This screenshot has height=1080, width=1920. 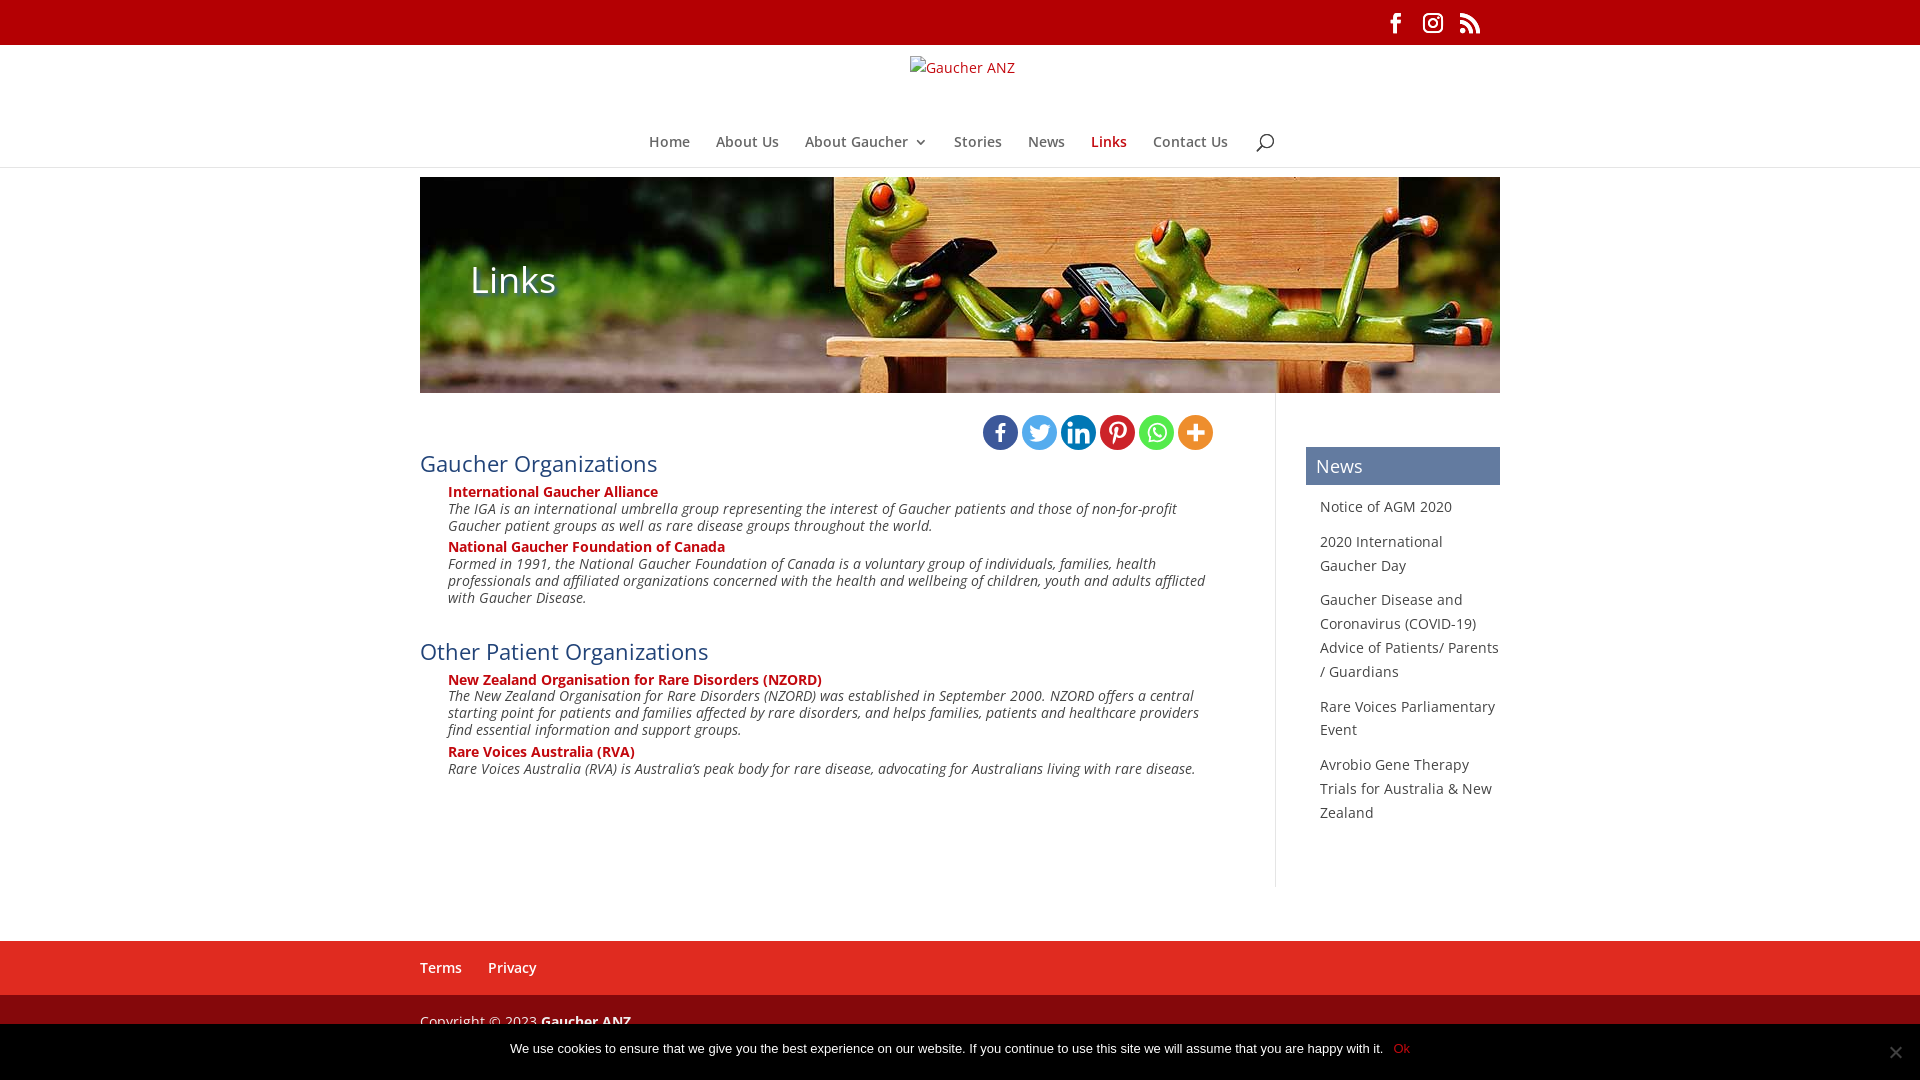 What do you see at coordinates (1107, 149) in the screenshot?
I see `'Links'` at bounding box center [1107, 149].